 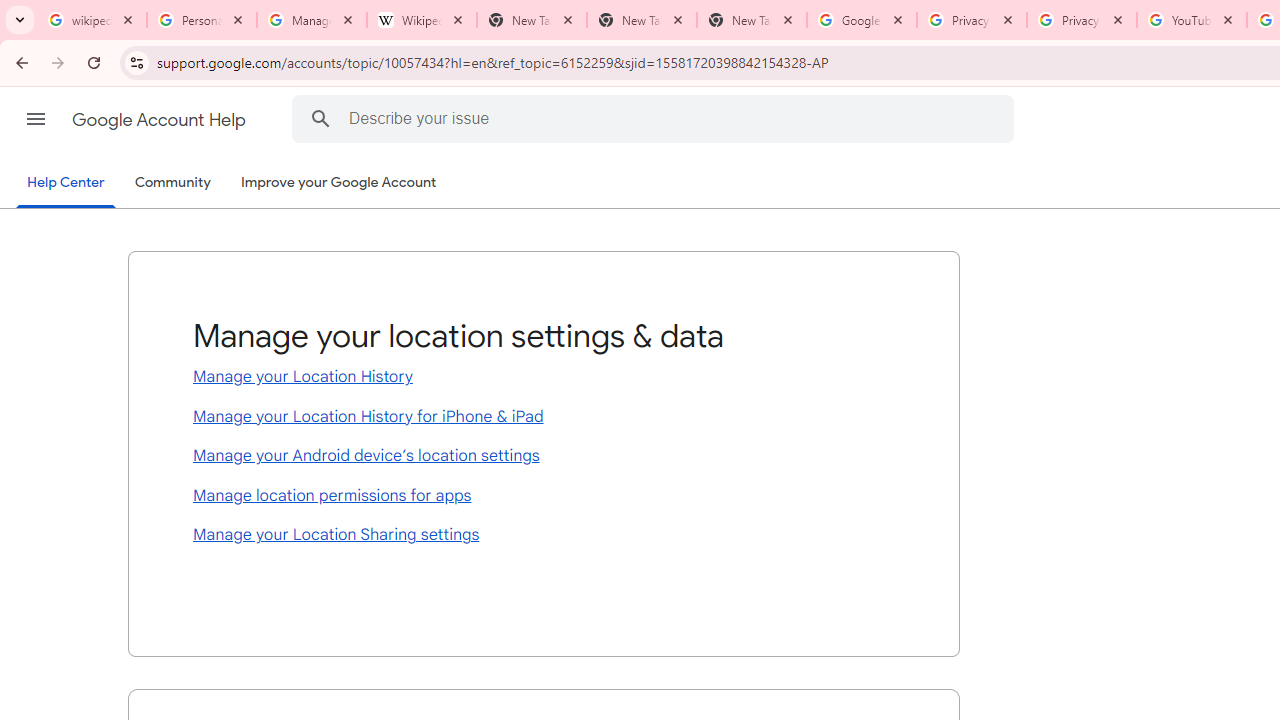 I want to click on 'Search Help Center', so click(x=320, y=118).